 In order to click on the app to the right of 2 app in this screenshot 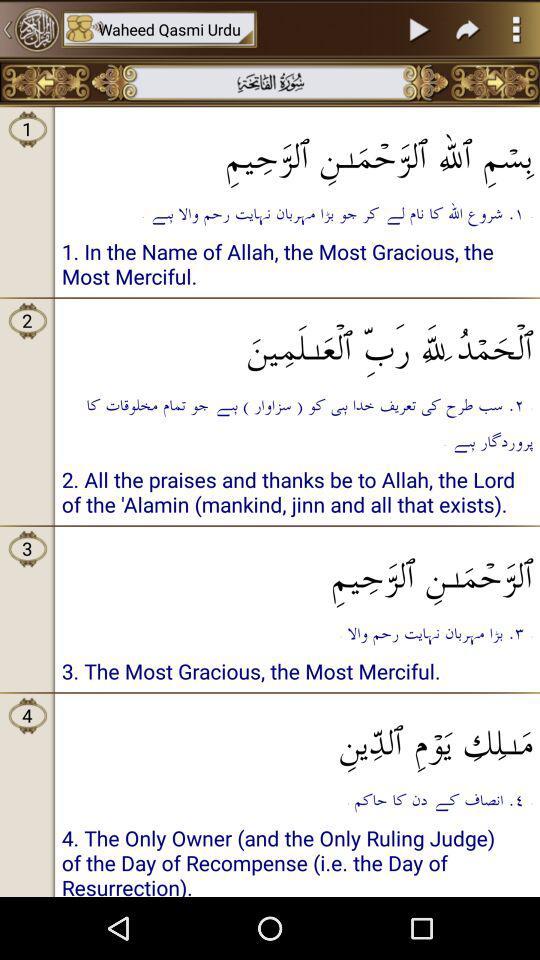, I will do `click(296, 342)`.